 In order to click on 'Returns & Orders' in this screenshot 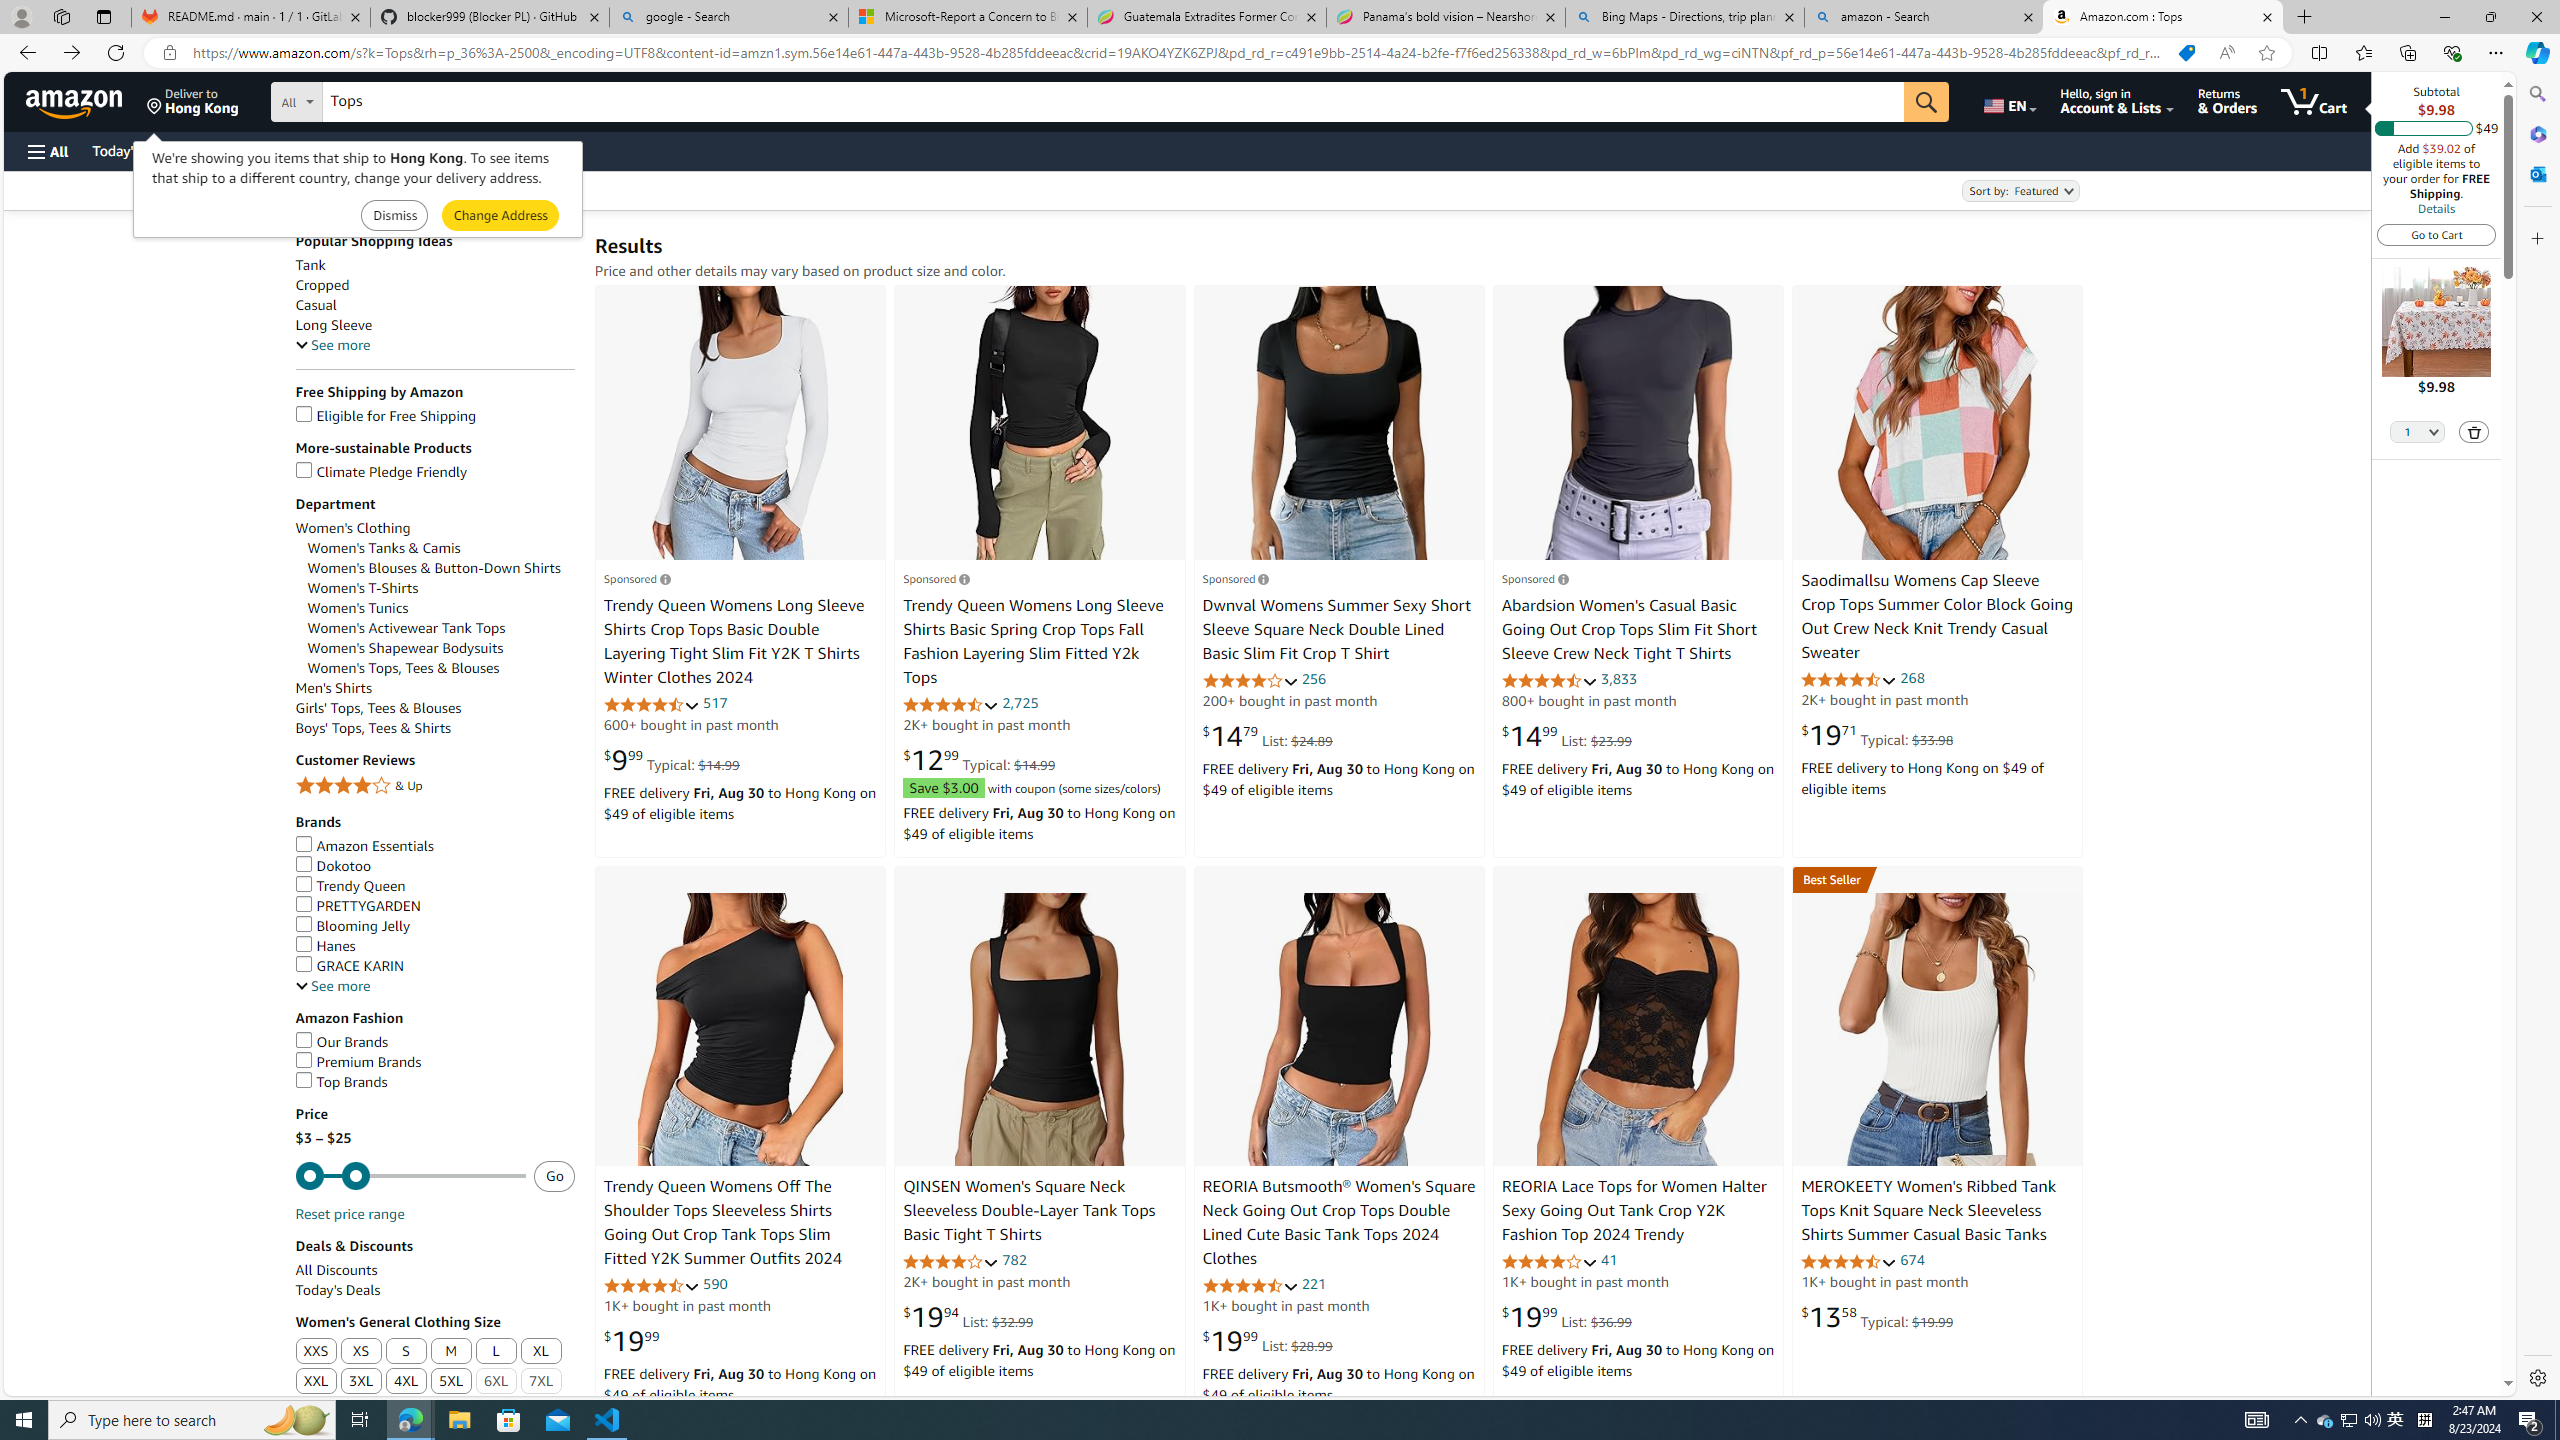, I will do `click(2226, 100)`.